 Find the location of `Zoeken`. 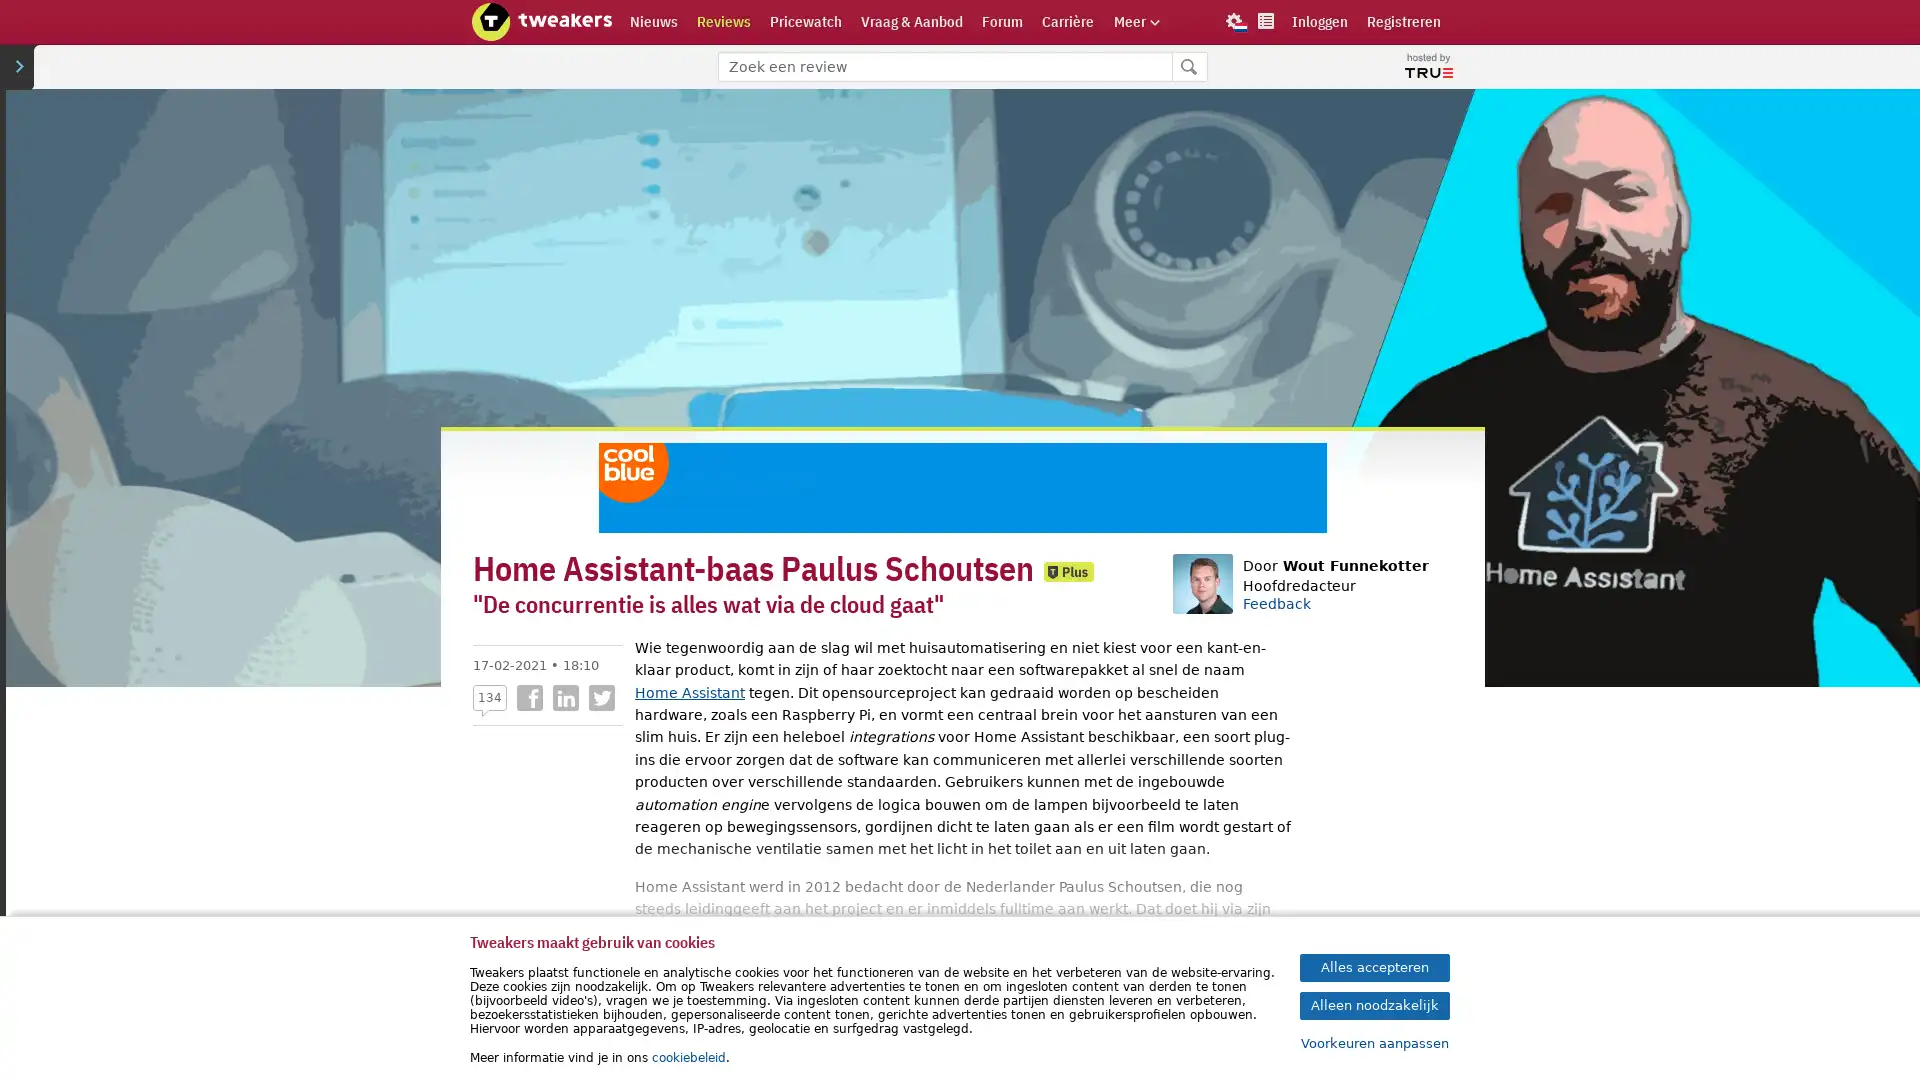

Zoeken is located at coordinates (1189, 65).